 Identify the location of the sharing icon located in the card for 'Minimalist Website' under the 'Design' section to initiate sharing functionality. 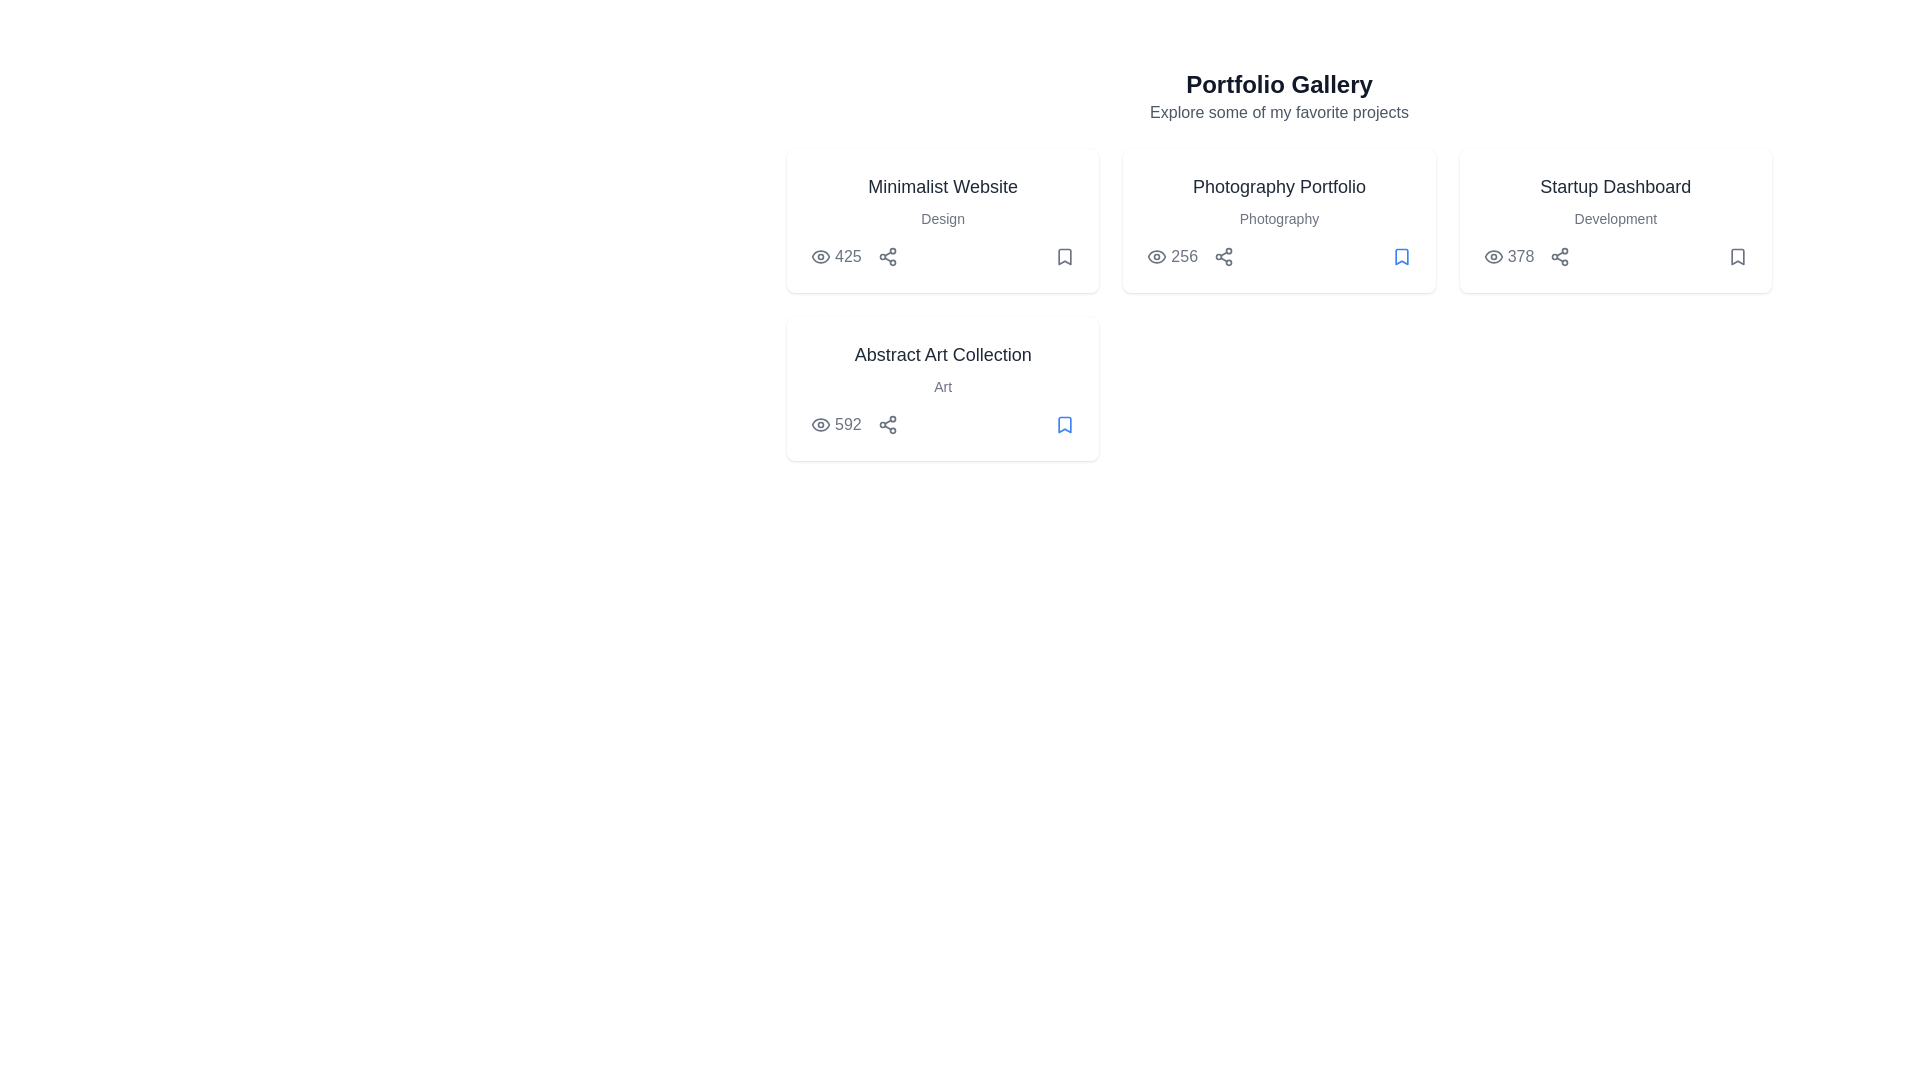
(886, 256).